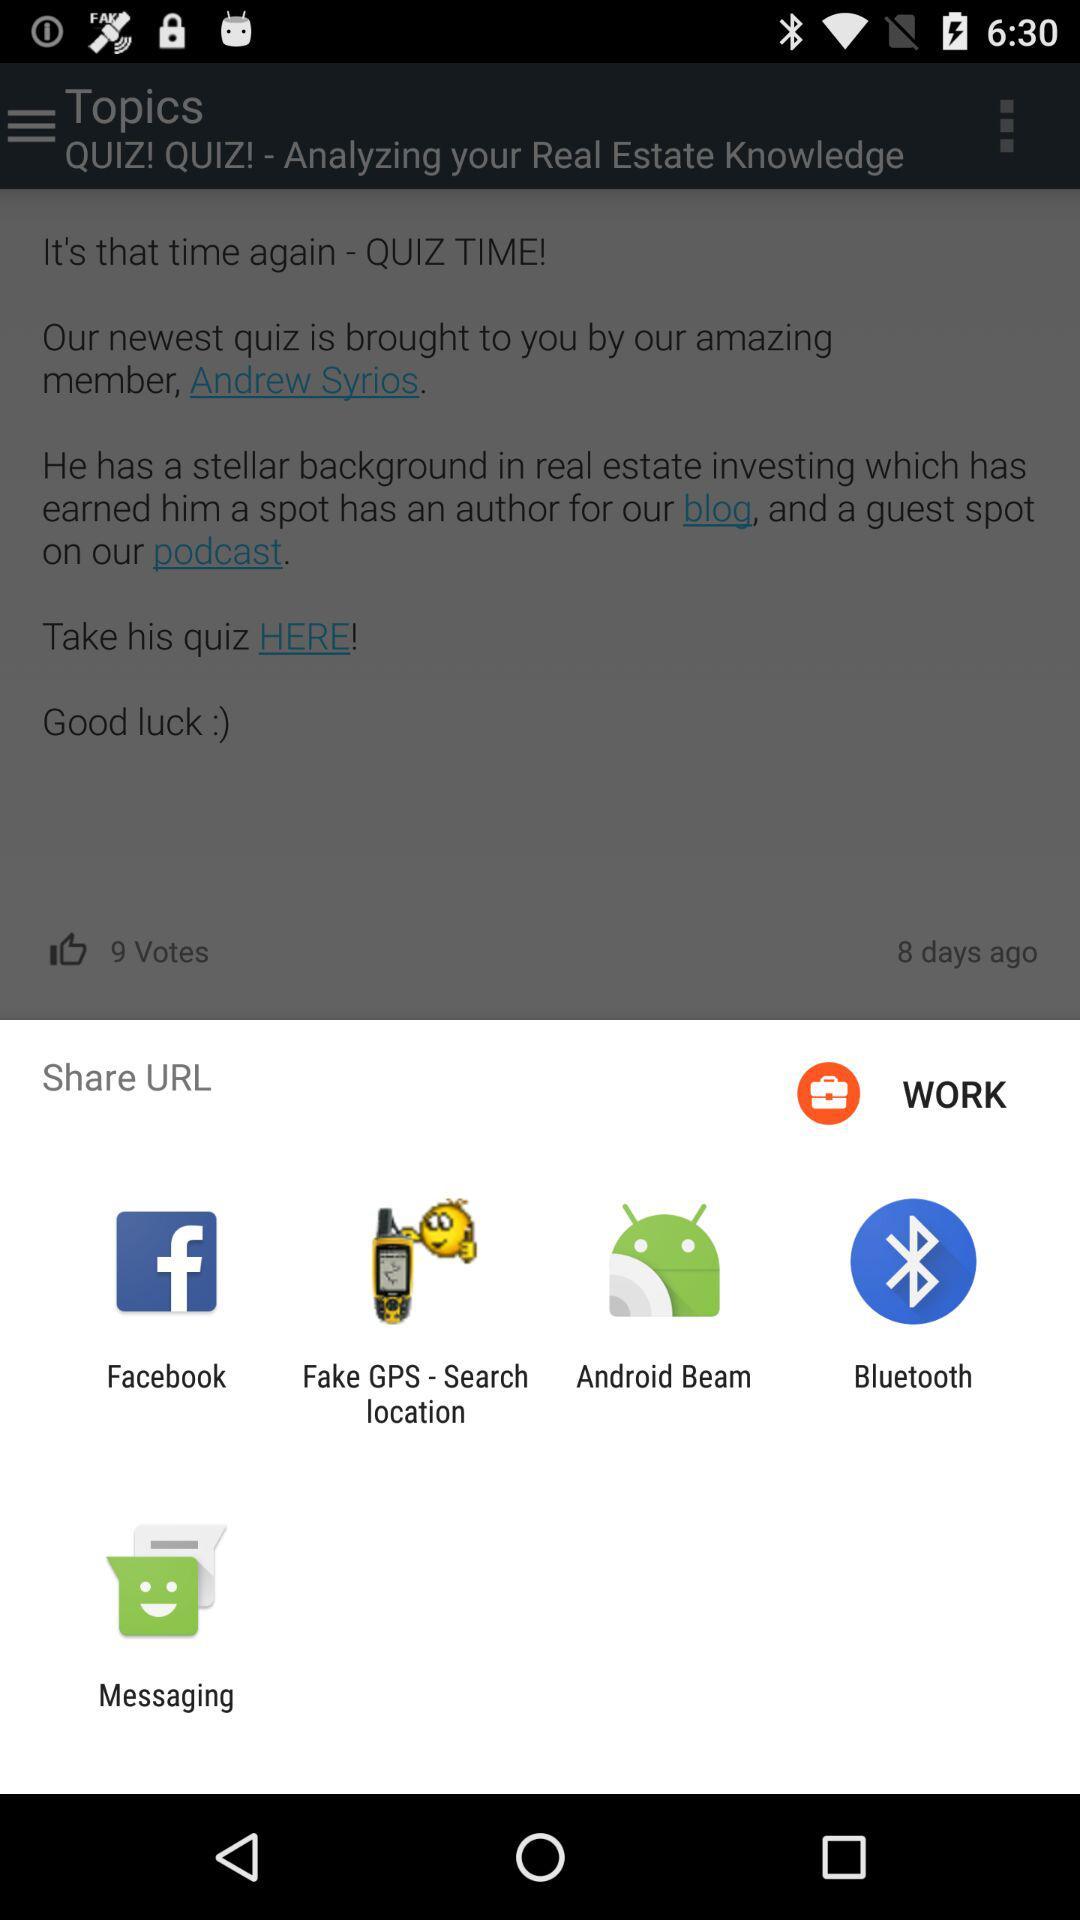 This screenshot has height=1920, width=1080. Describe the element at coordinates (913, 1392) in the screenshot. I see `the icon to the right of the android beam icon` at that location.